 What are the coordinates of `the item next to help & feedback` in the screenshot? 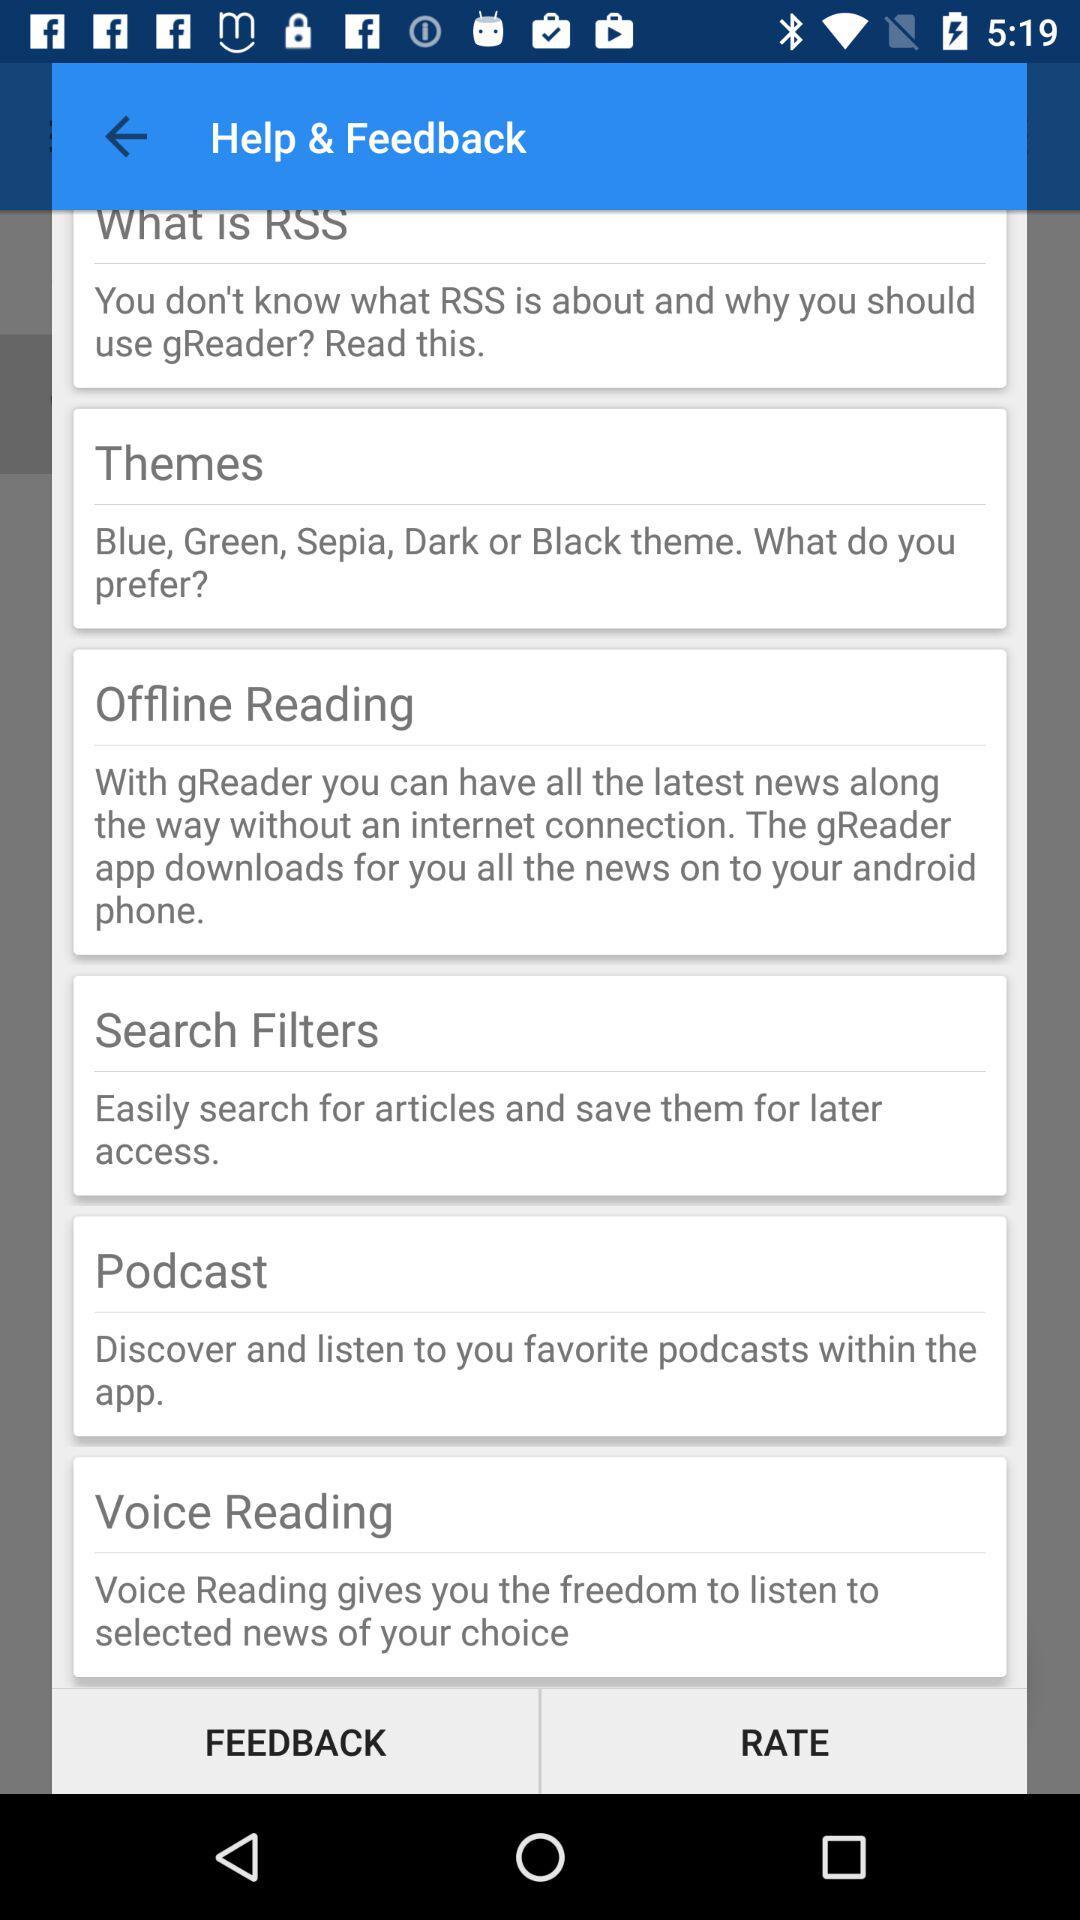 It's located at (126, 135).